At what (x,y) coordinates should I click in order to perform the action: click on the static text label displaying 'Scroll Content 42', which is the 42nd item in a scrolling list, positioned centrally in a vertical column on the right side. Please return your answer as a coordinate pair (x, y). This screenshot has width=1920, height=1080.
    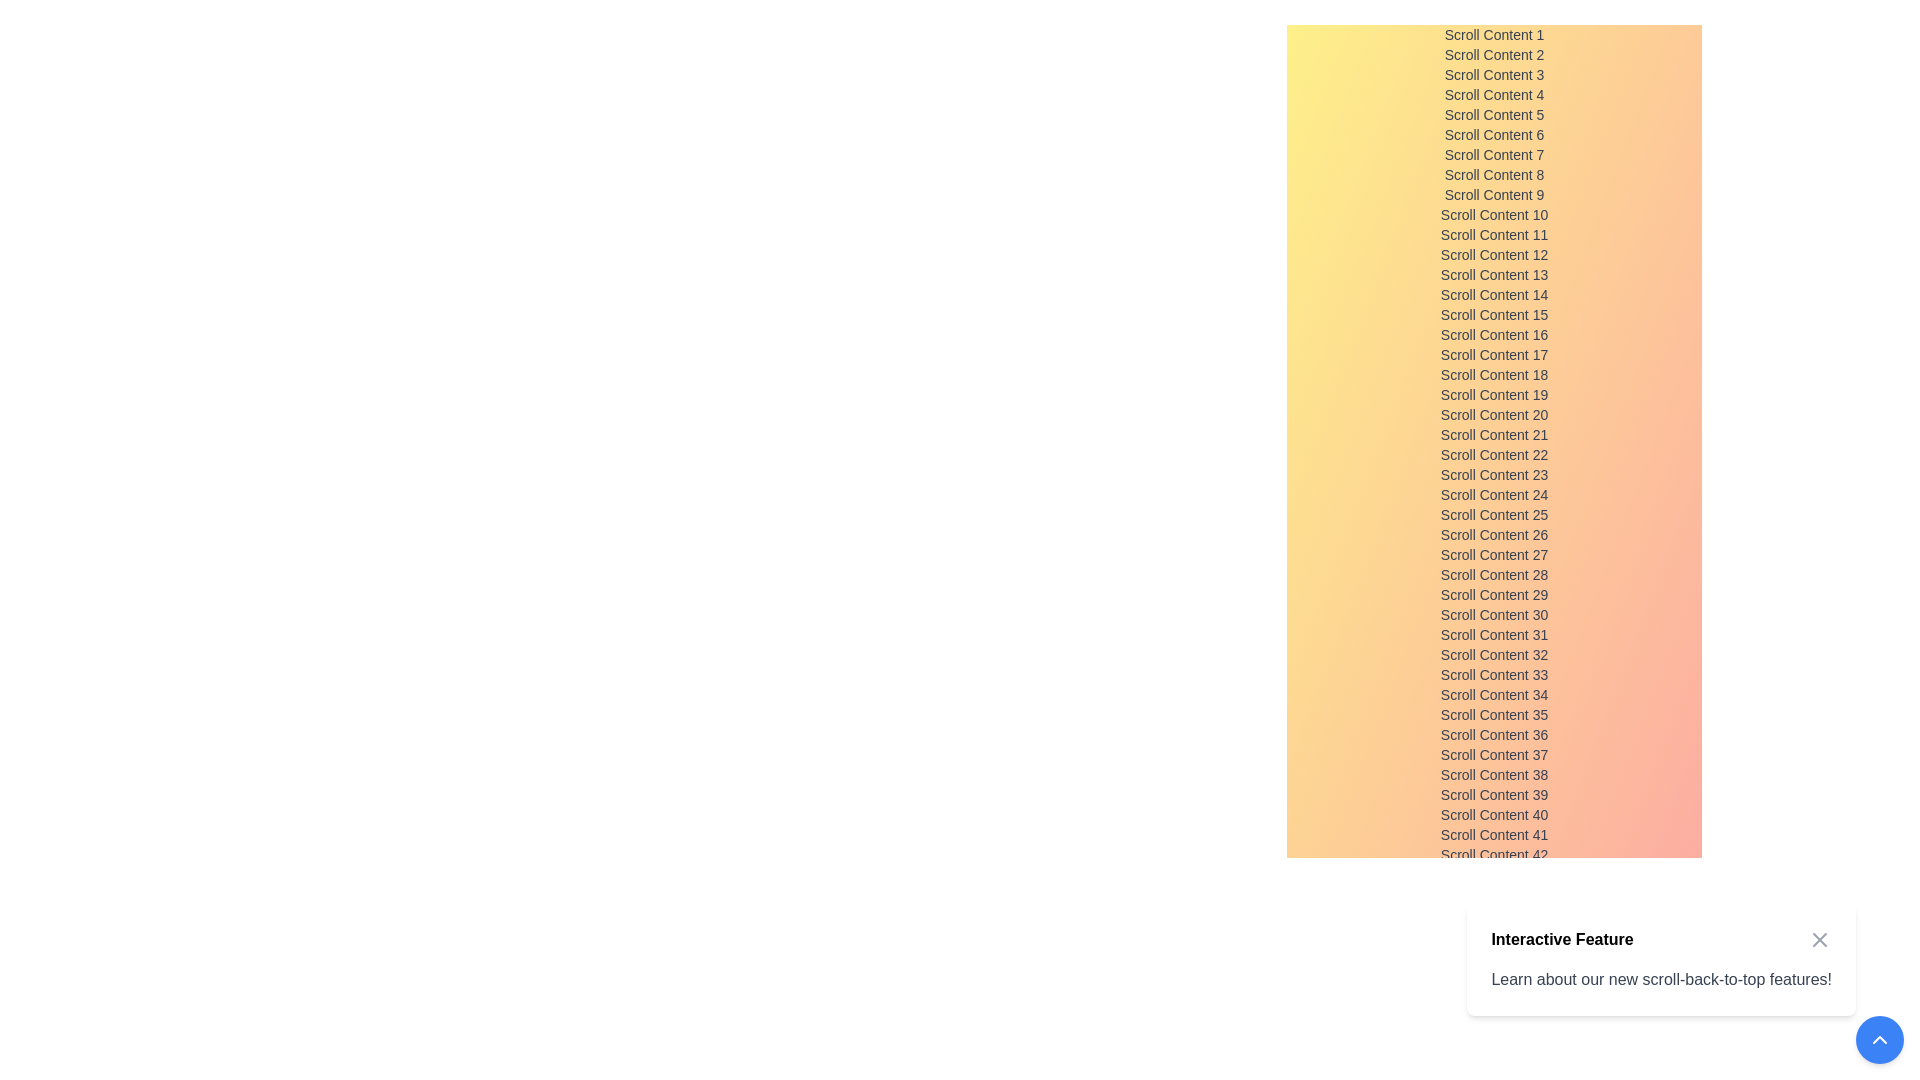
    Looking at the image, I should click on (1494, 855).